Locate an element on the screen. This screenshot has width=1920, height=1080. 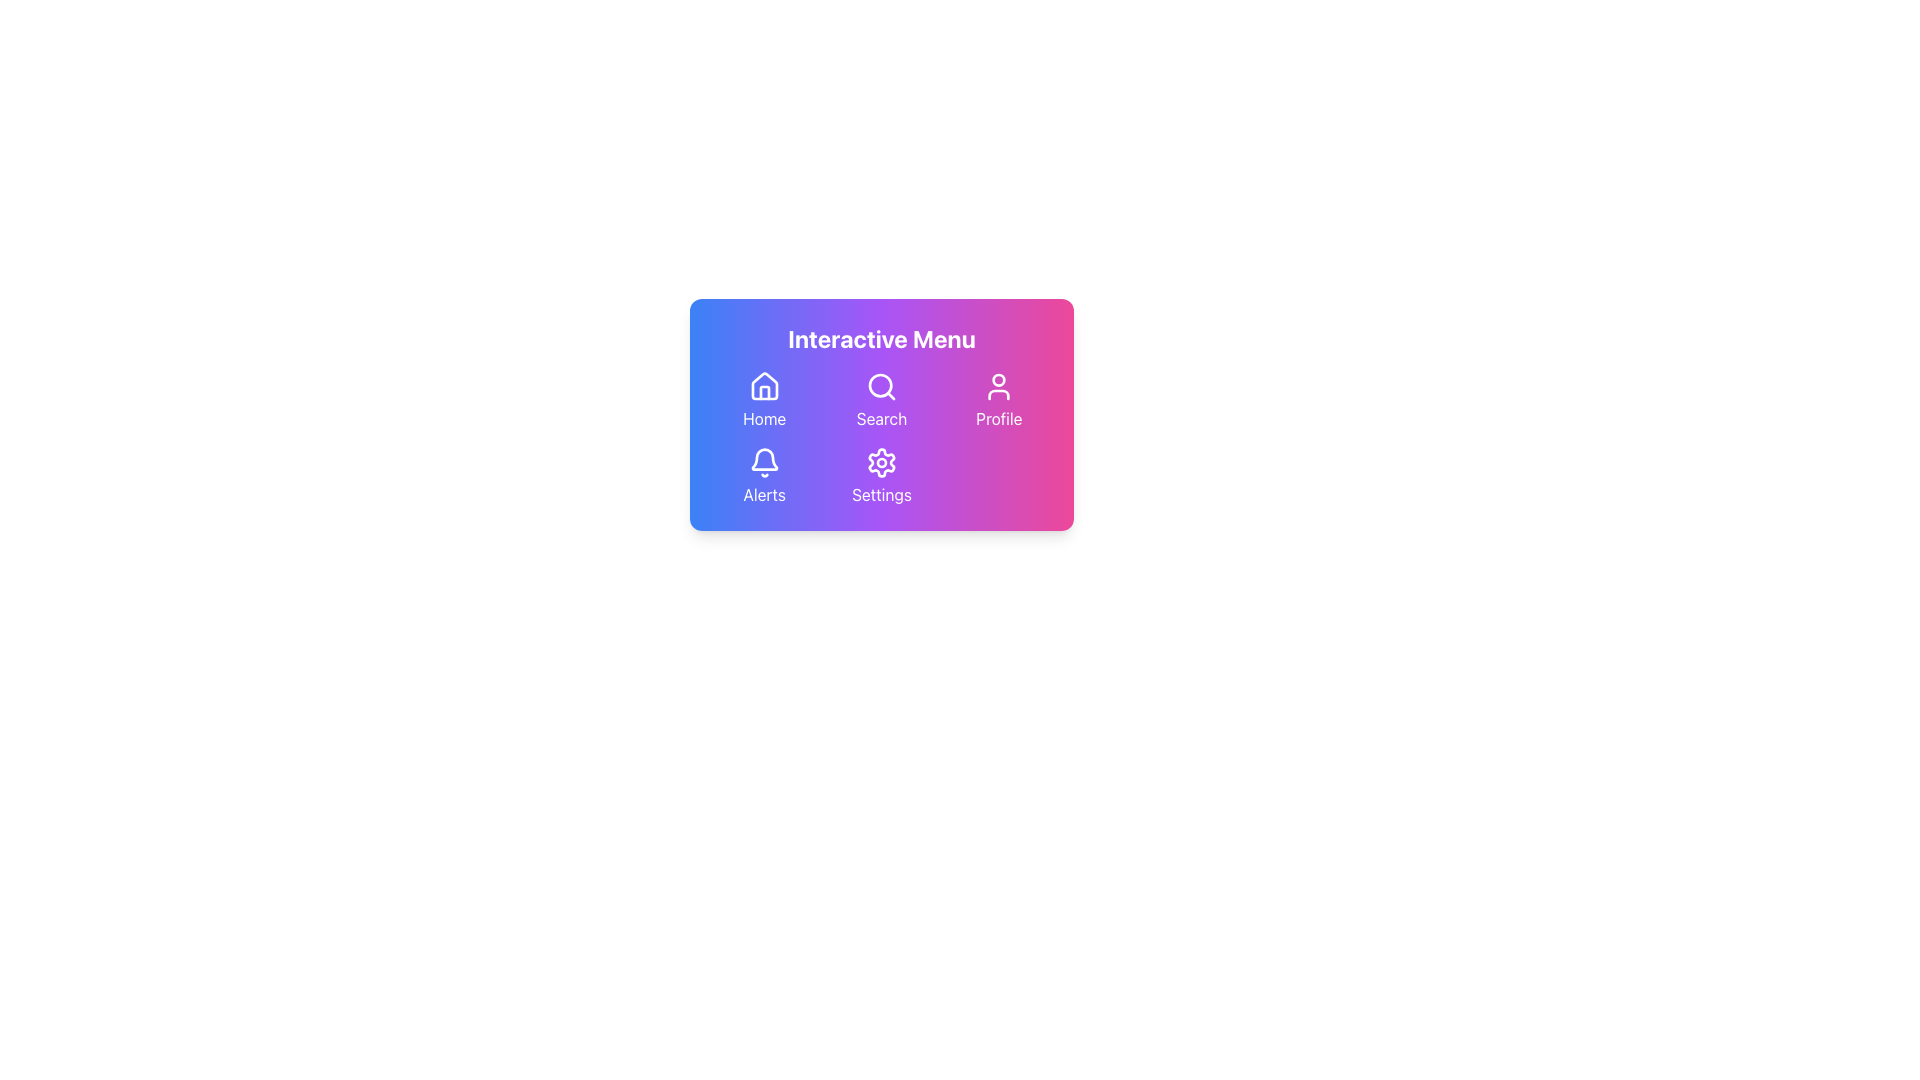
the text label that serves as a descriptor for the search functionality located under the search icon in the interactive menu card to observe additional effects such as color changes is located at coordinates (881, 418).